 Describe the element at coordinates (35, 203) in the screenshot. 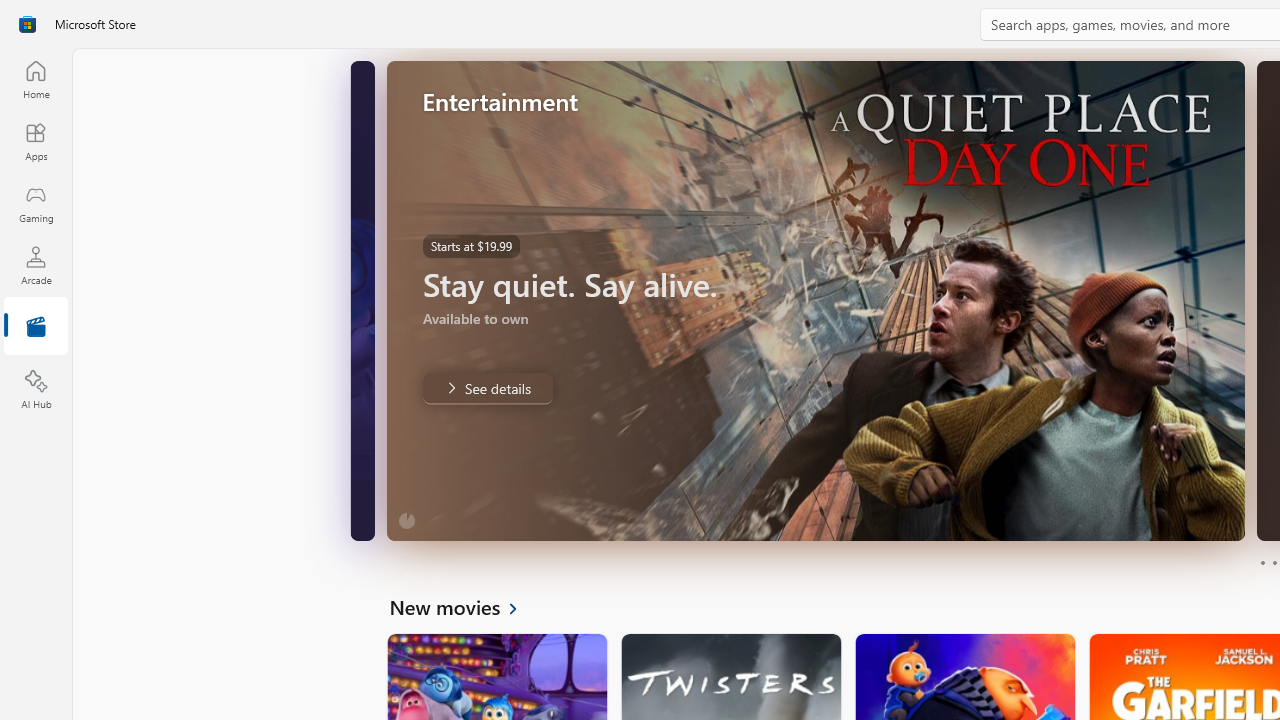

I see `'Gaming'` at that location.